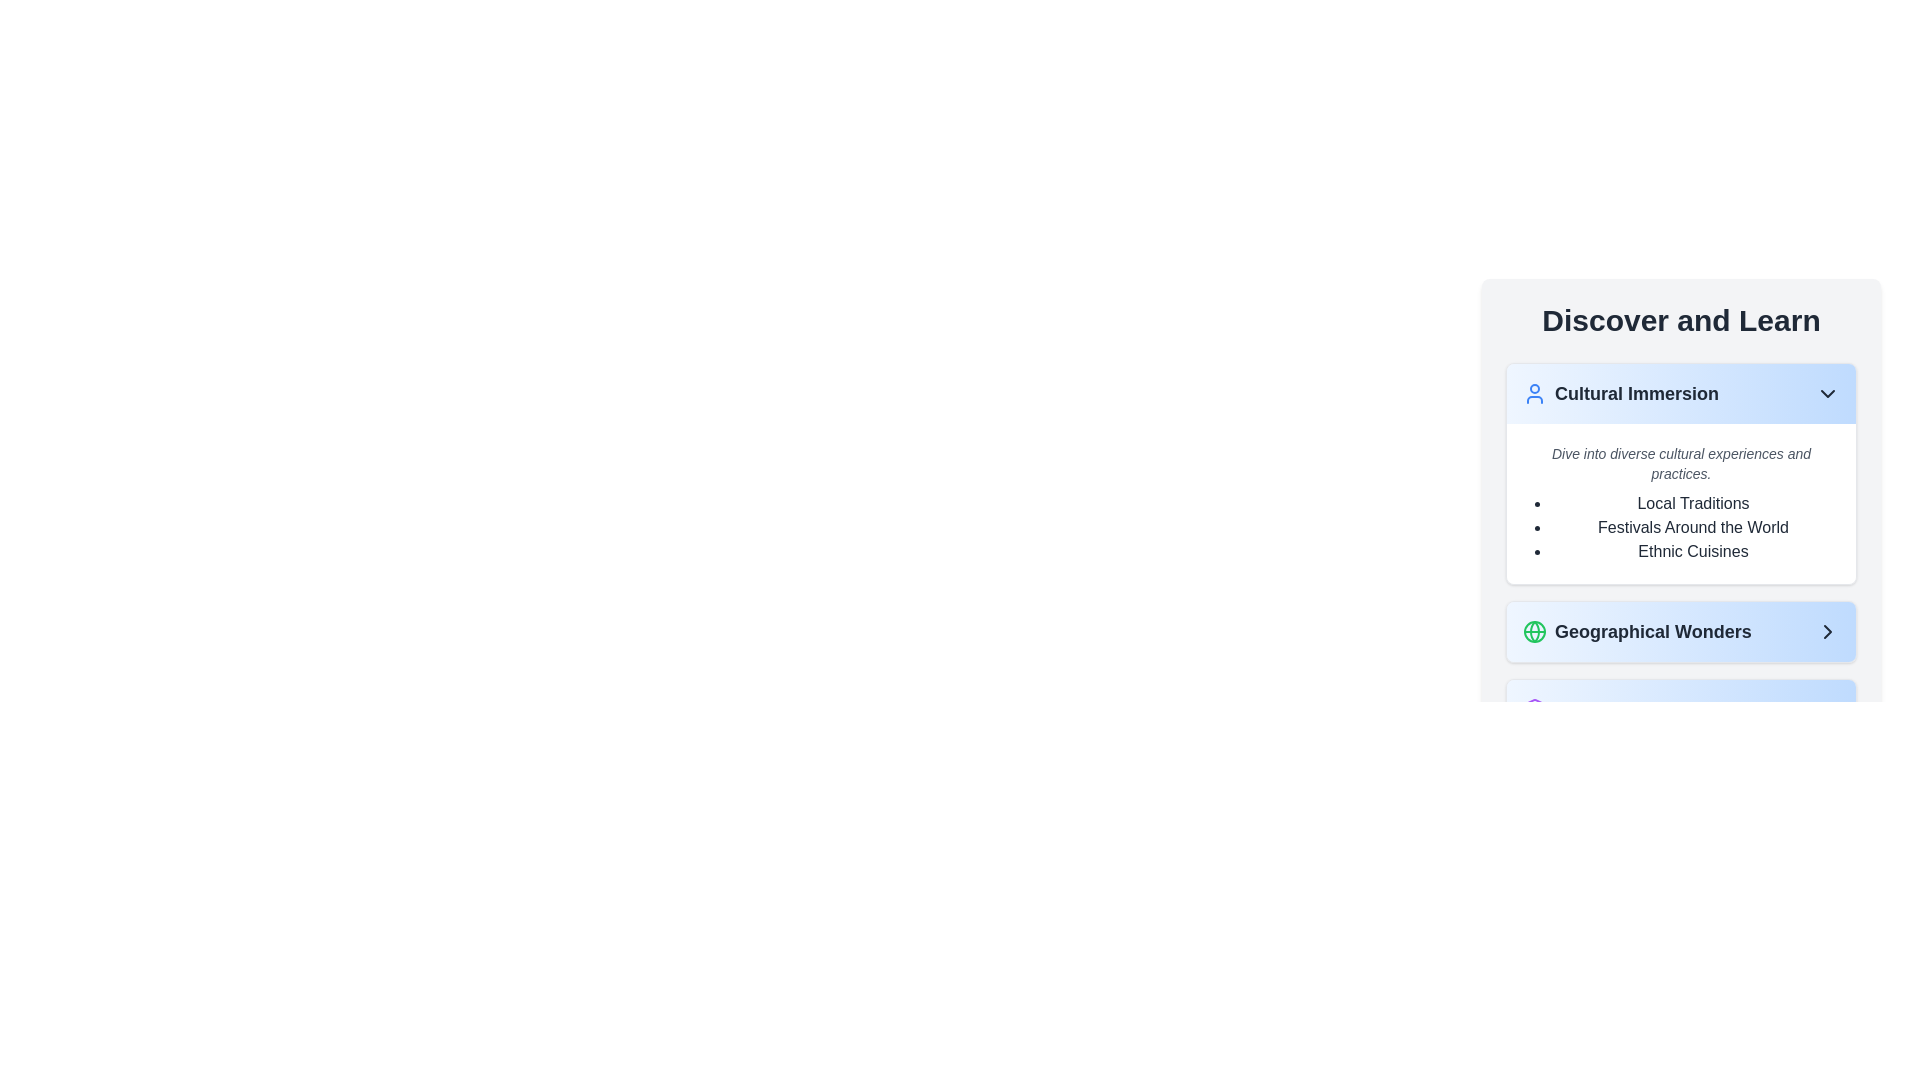 The width and height of the screenshot is (1920, 1080). Describe the element at coordinates (1680, 708) in the screenshot. I see `the 'Historical Timelines' navigation button, which is the third button in the list of navigation items, located below 'Geographical Wonders'` at that location.